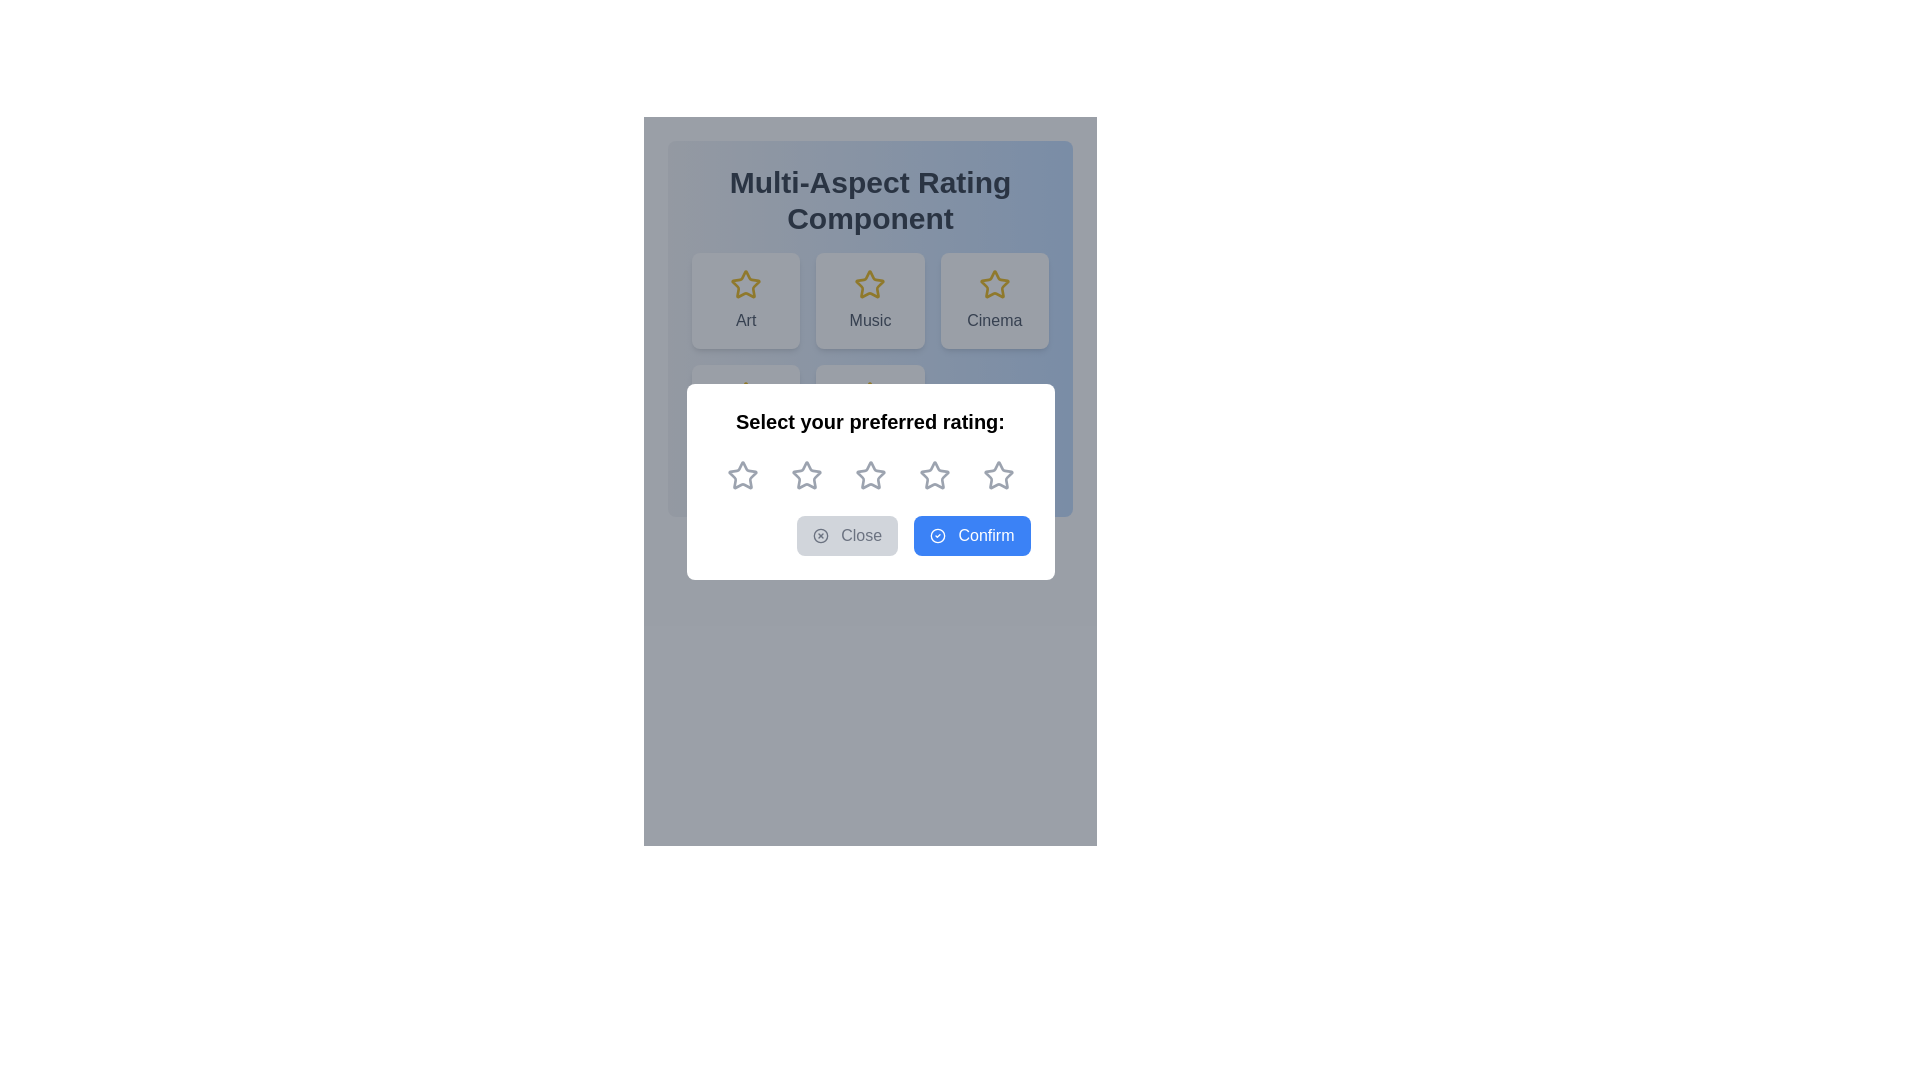 Image resolution: width=1920 pixels, height=1080 pixels. What do you see at coordinates (745, 285) in the screenshot?
I see `the yellow star icon located above the 'Art' label` at bounding box center [745, 285].